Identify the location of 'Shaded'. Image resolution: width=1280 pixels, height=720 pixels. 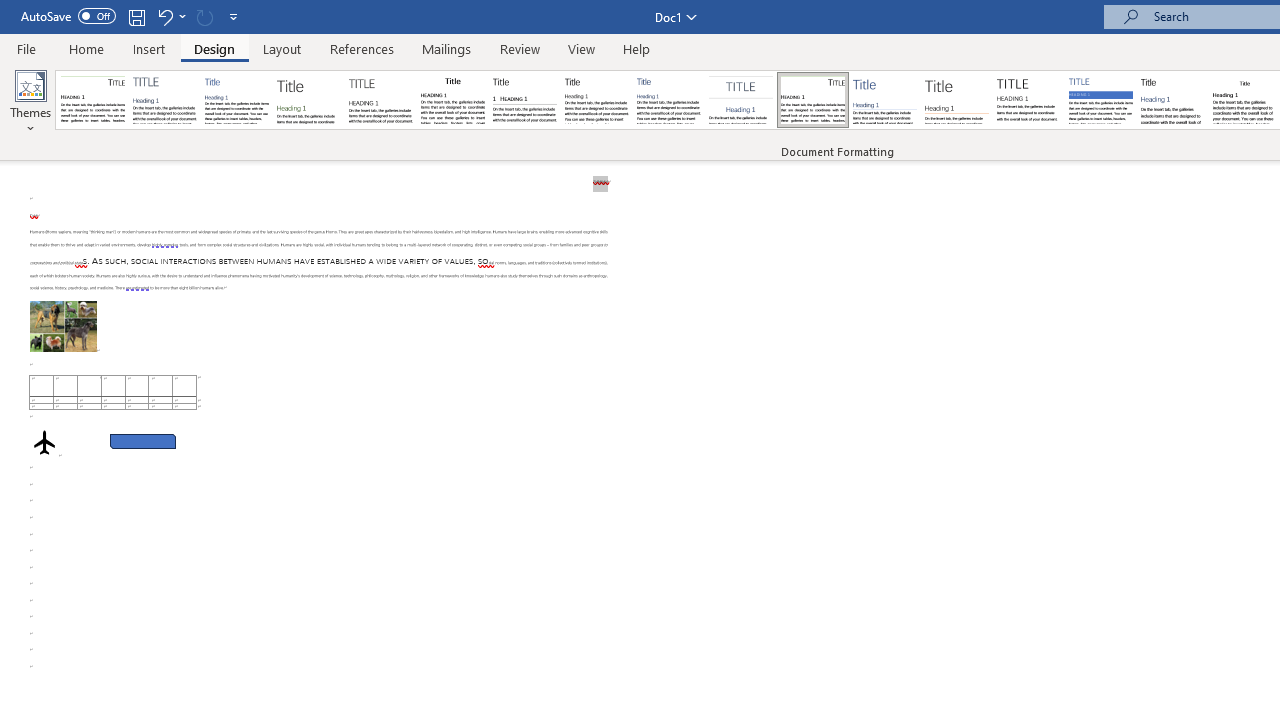
(1099, 100).